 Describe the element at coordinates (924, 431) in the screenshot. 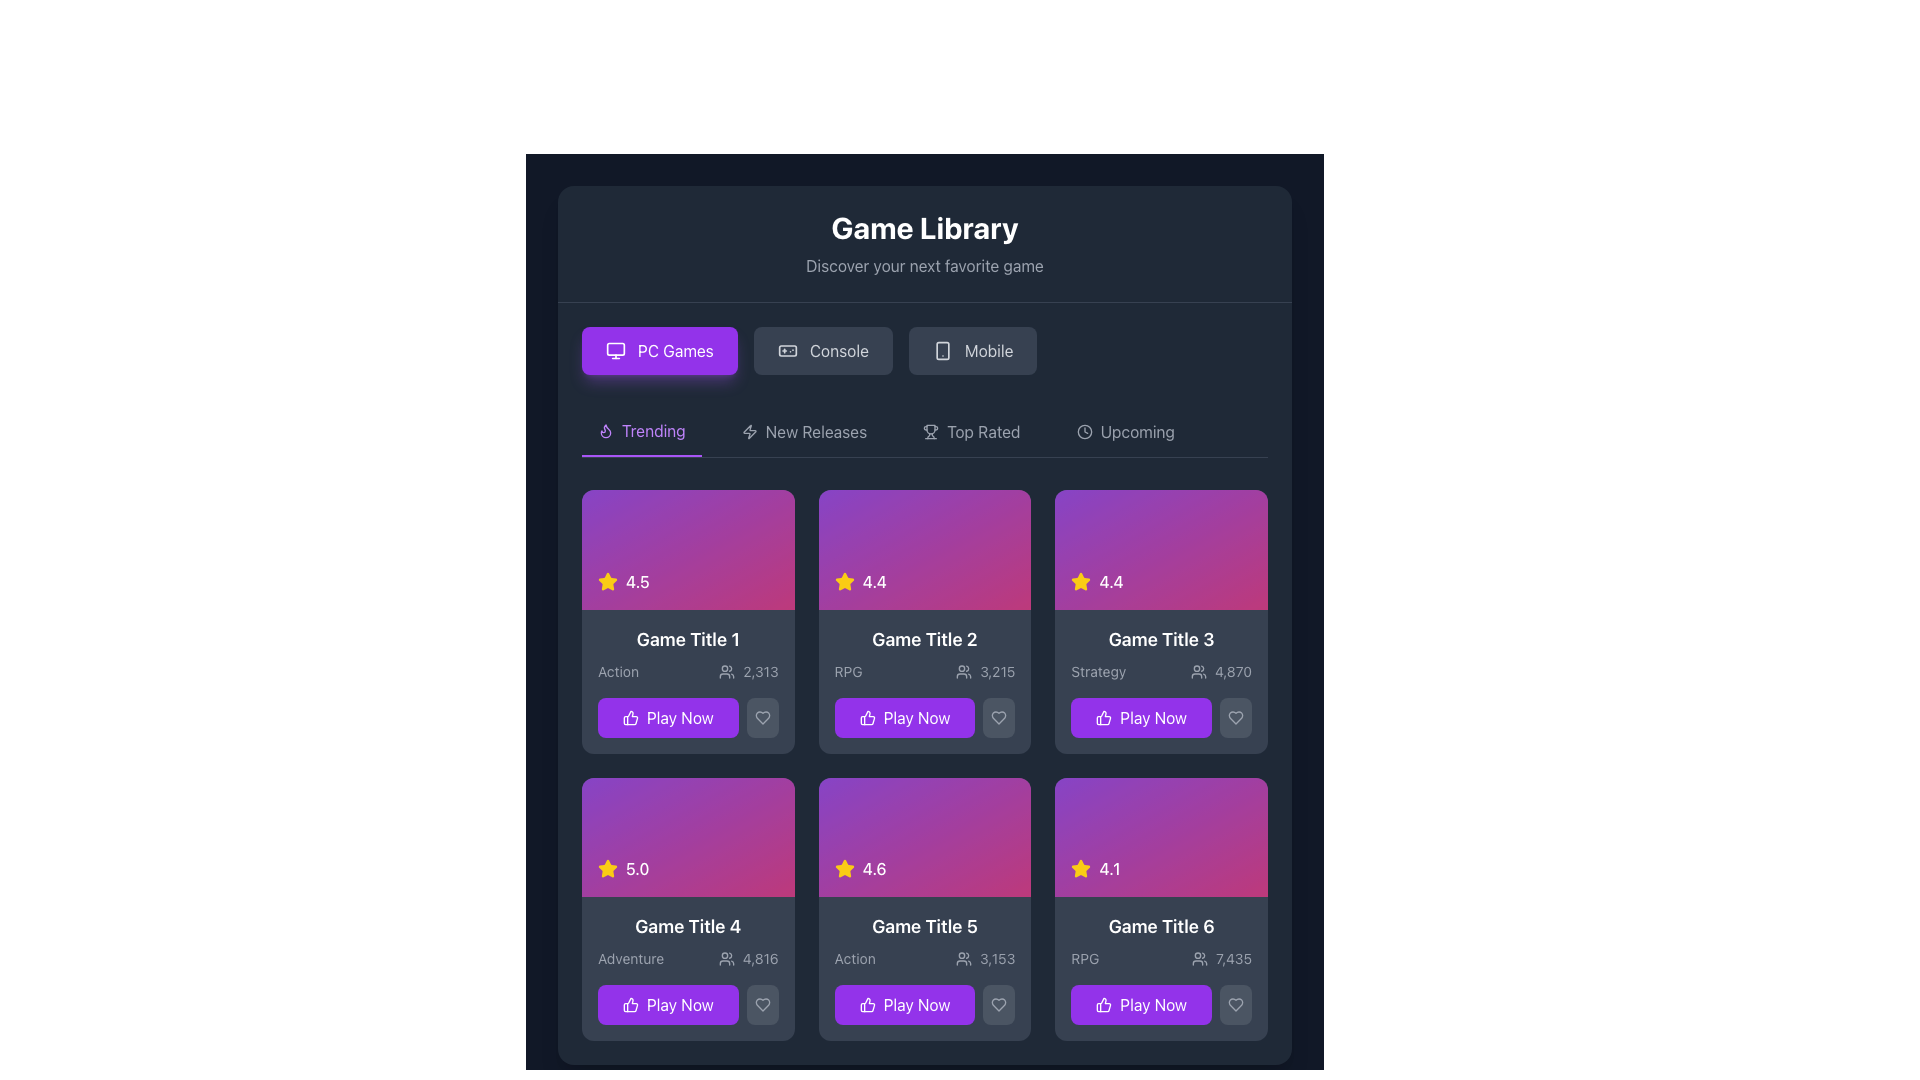

I see `the 'Top Rated' menu item located below the category selector buttons` at that location.